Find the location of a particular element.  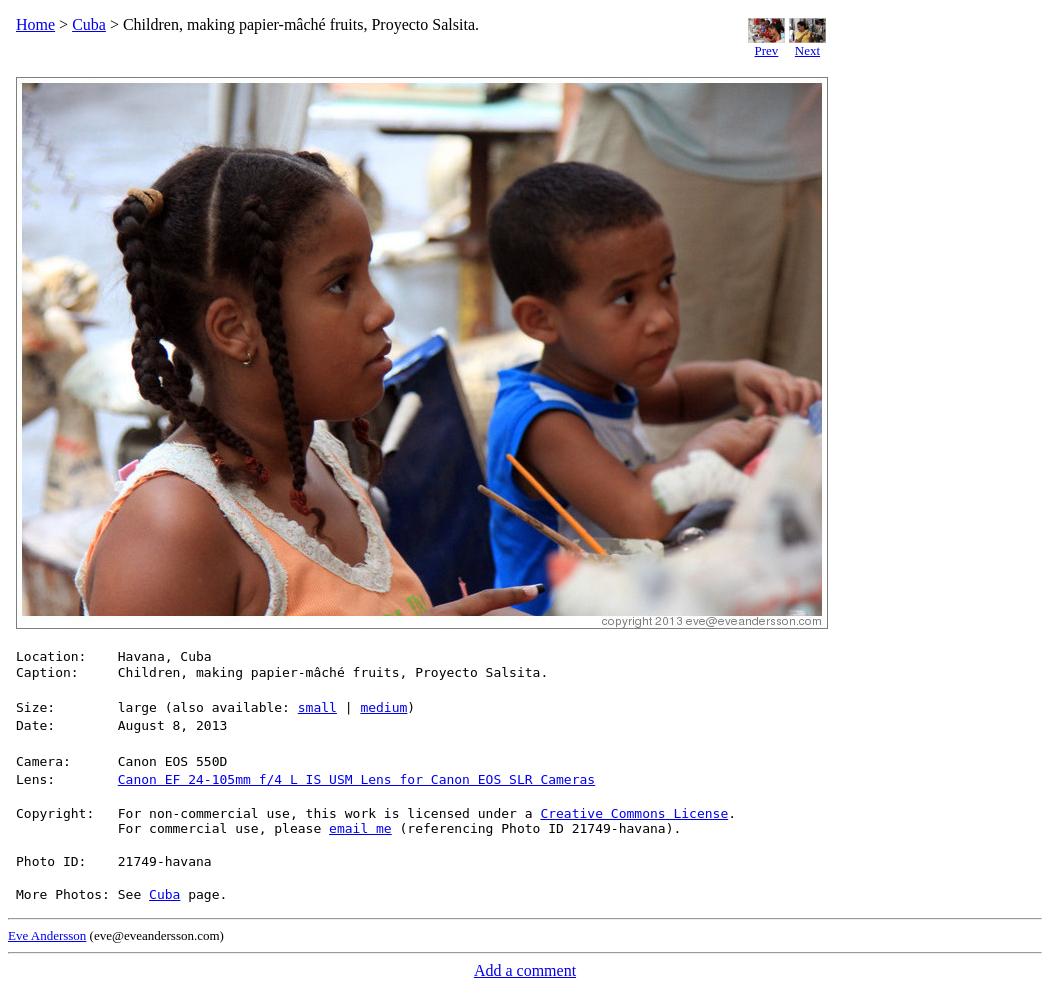

'large (also available:' is located at coordinates (205, 705).